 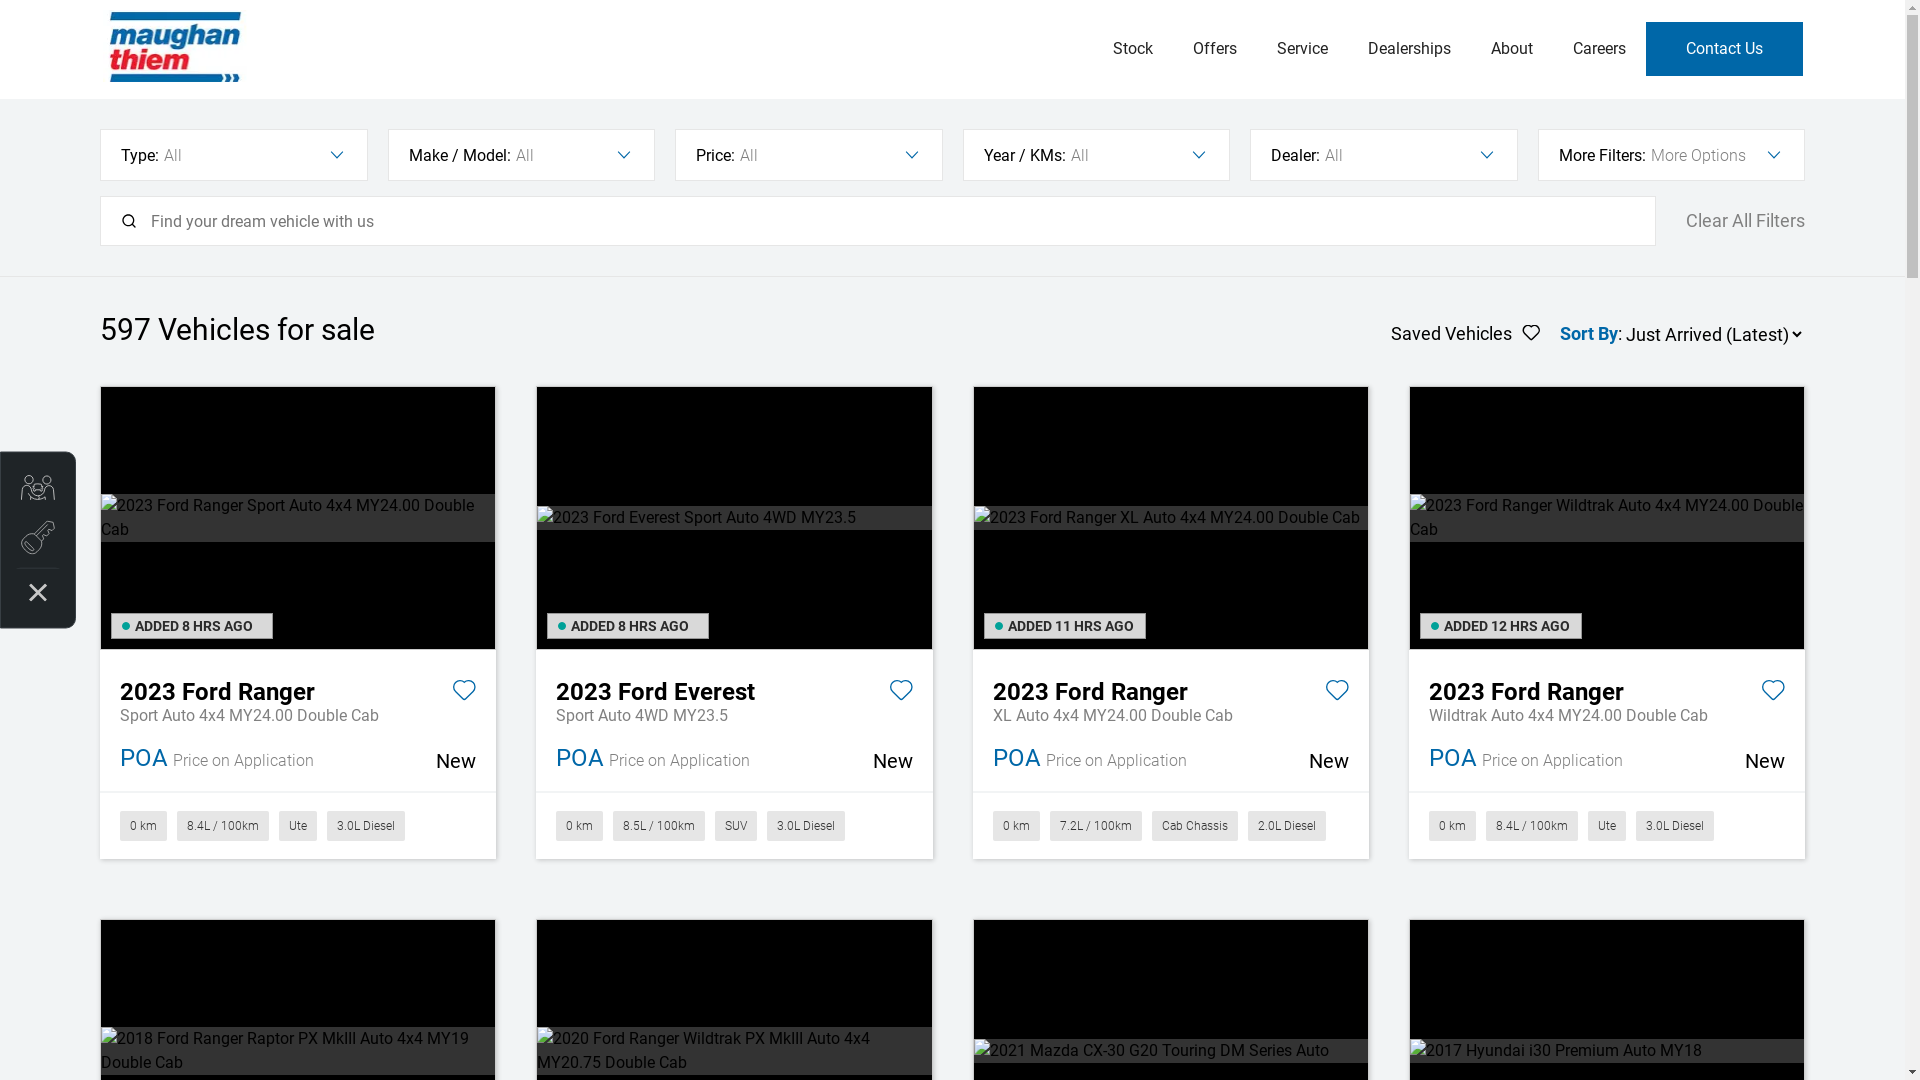 What do you see at coordinates (1607, 688) in the screenshot?
I see `'2023 Ford Ranger` at bounding box center [1607, 688].